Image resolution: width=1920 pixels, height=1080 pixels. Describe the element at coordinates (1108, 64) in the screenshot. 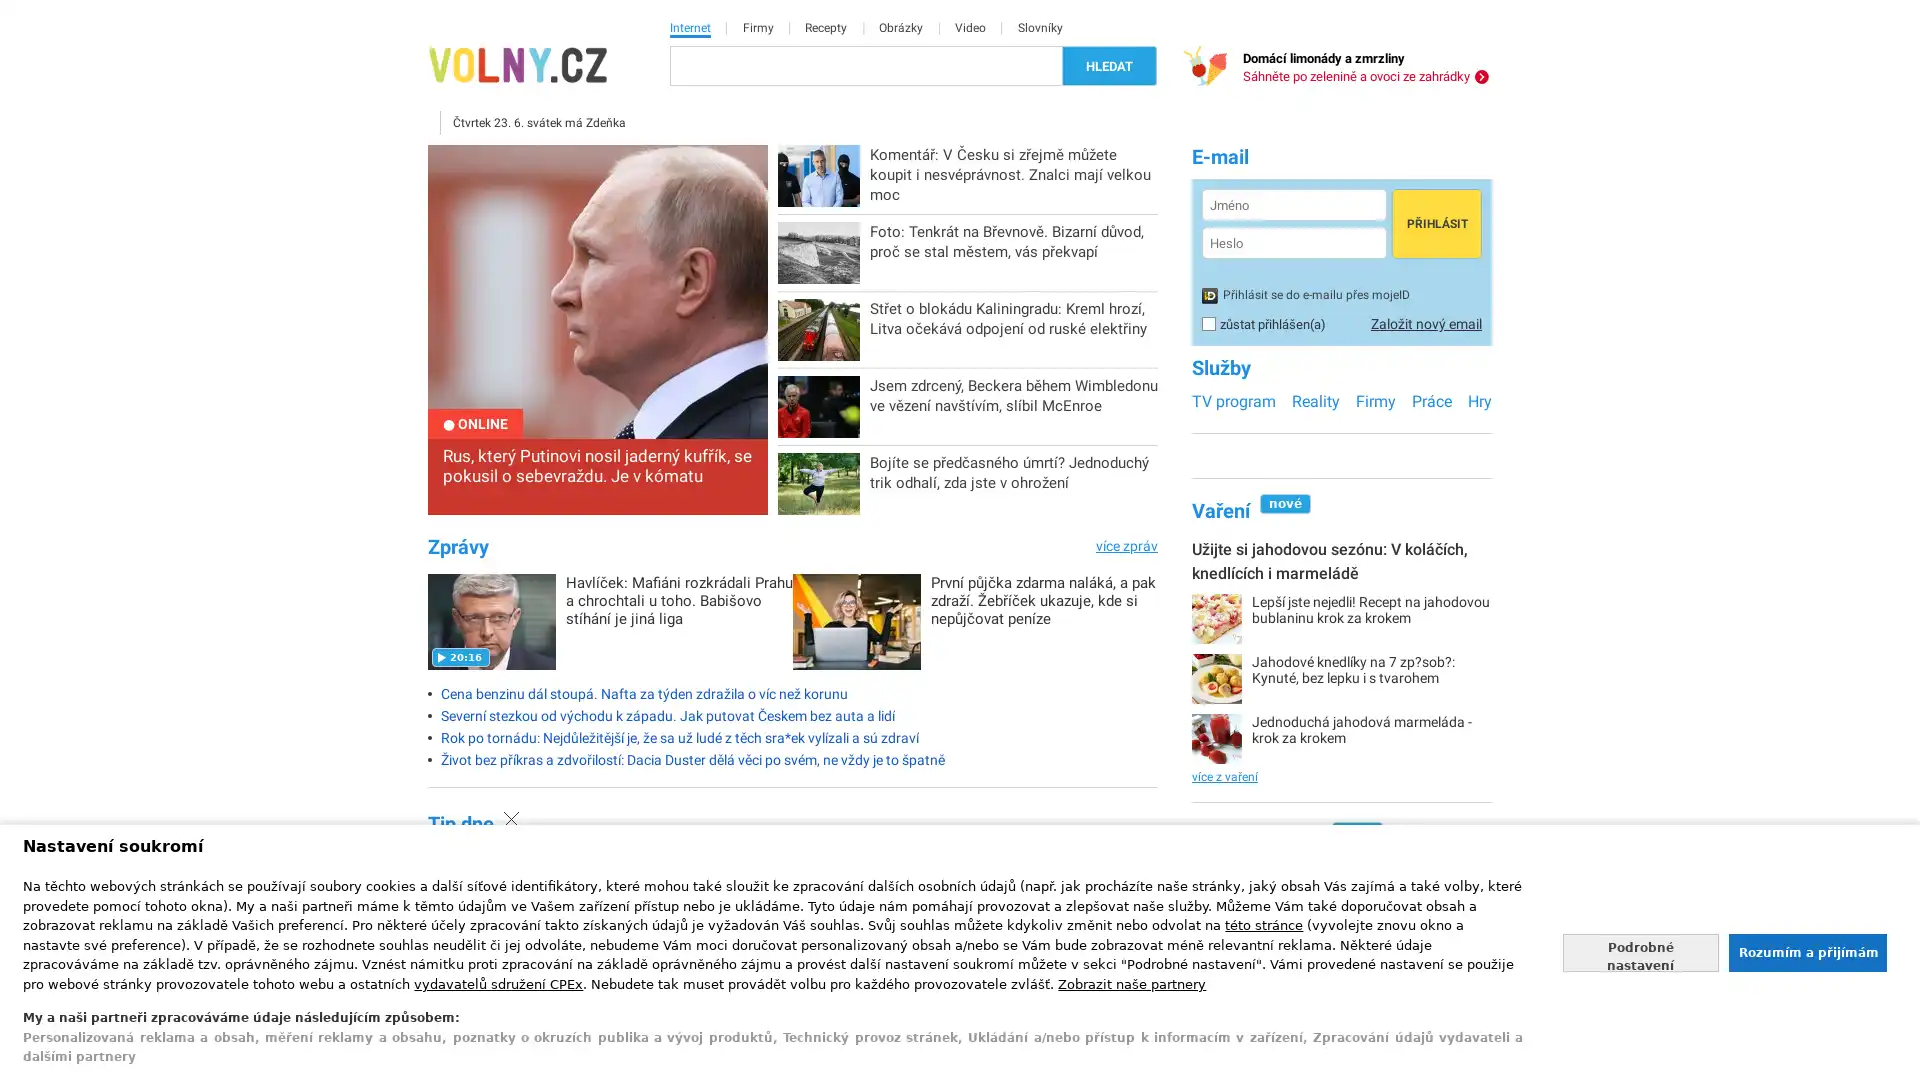

I see `HLEDAT` at that location.